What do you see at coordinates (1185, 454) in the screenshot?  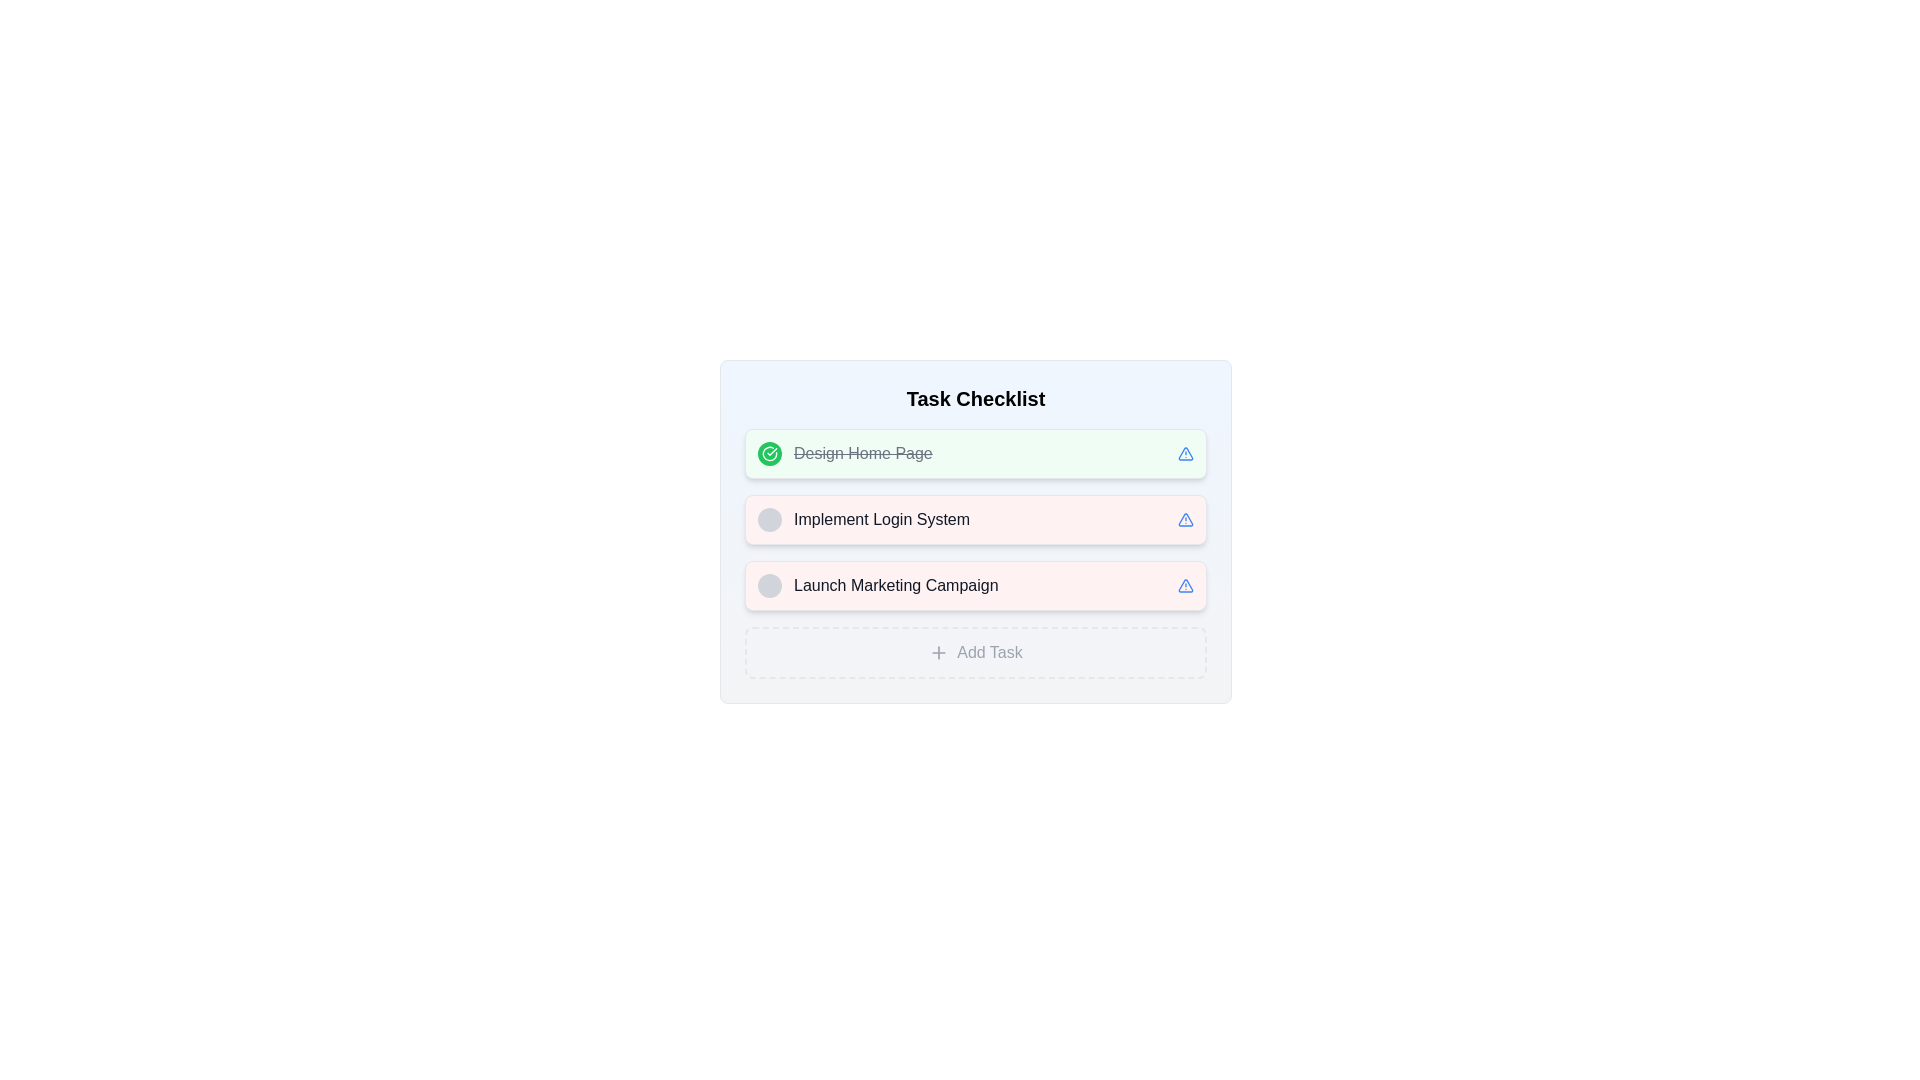 I see `the warning icon located to the right of the text 'Implement Login System' in the second task item of the checklist` at bounding box center [1185, 454].